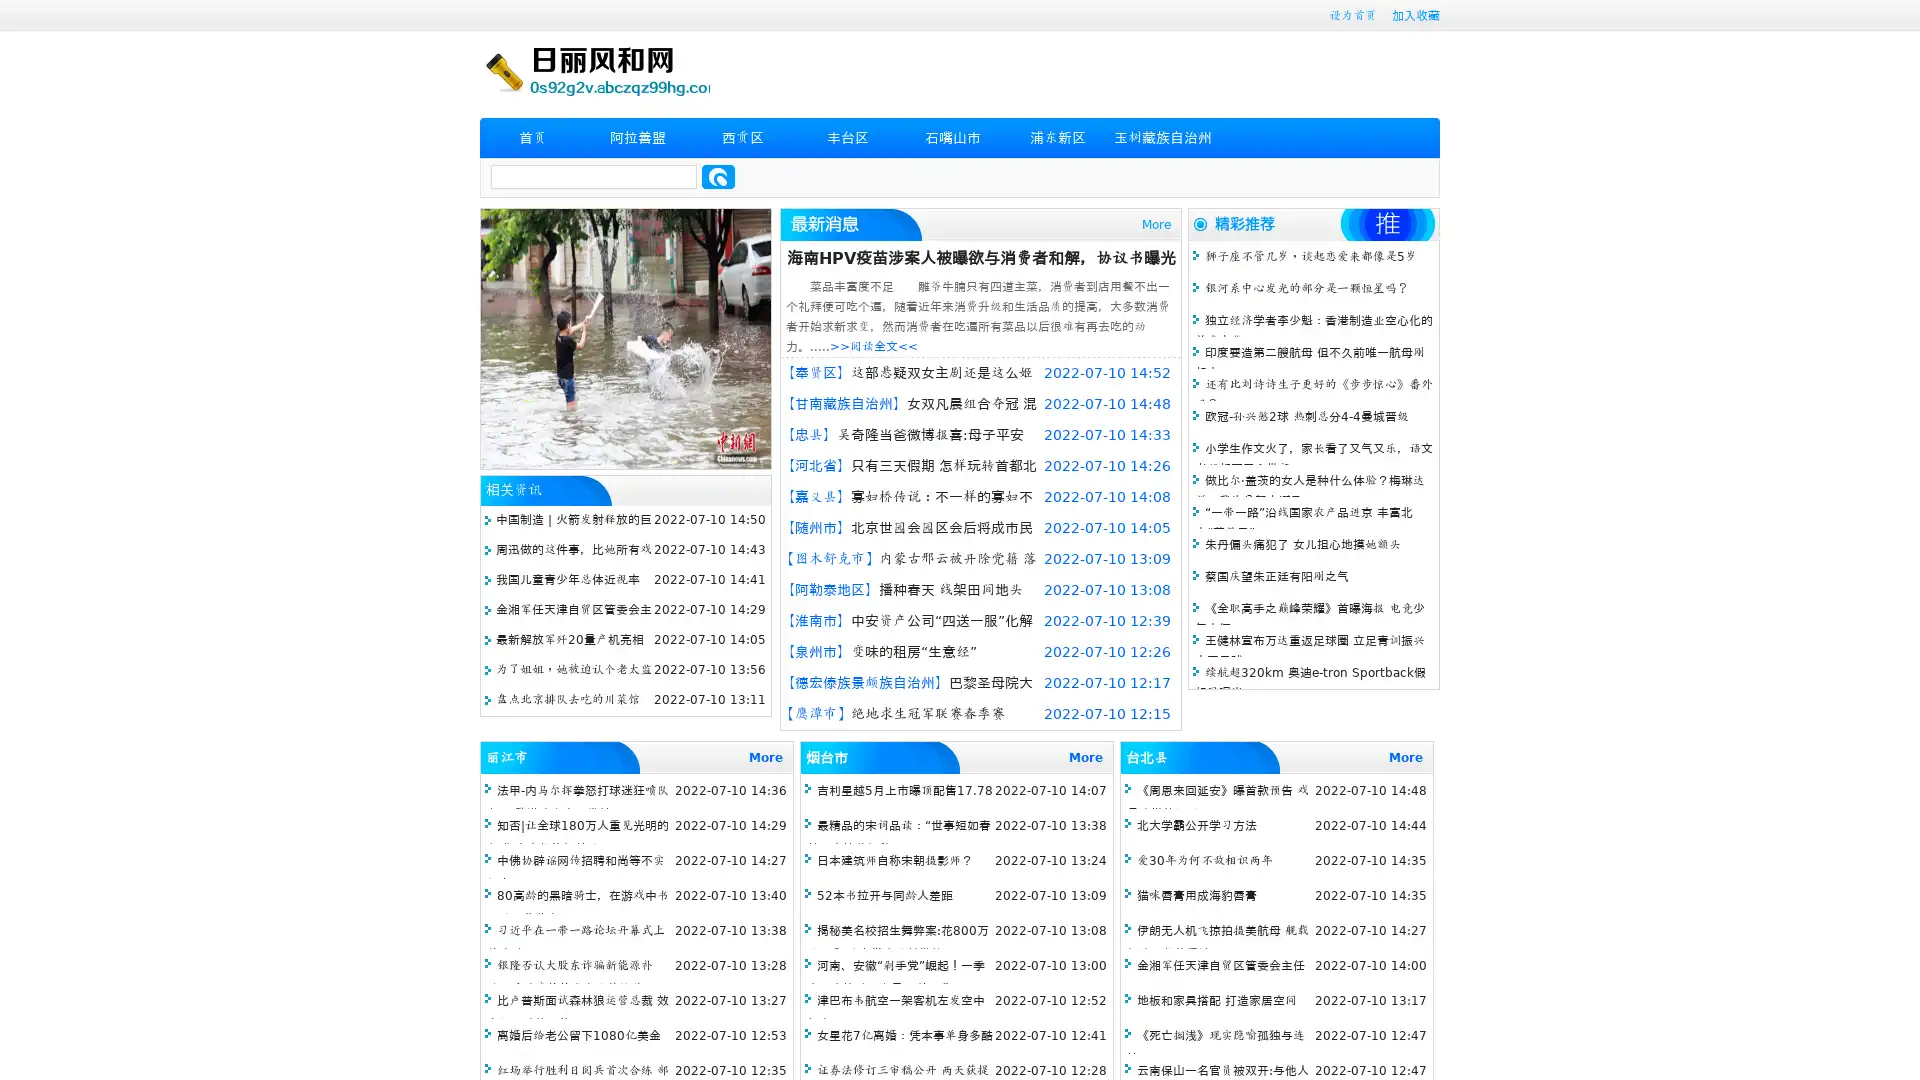 The width and height of the screenshot is (1920, 1080). What do you see at coordinates (718, 176) in the screenshot?
I see `Search` at bounding box center [718, 176].